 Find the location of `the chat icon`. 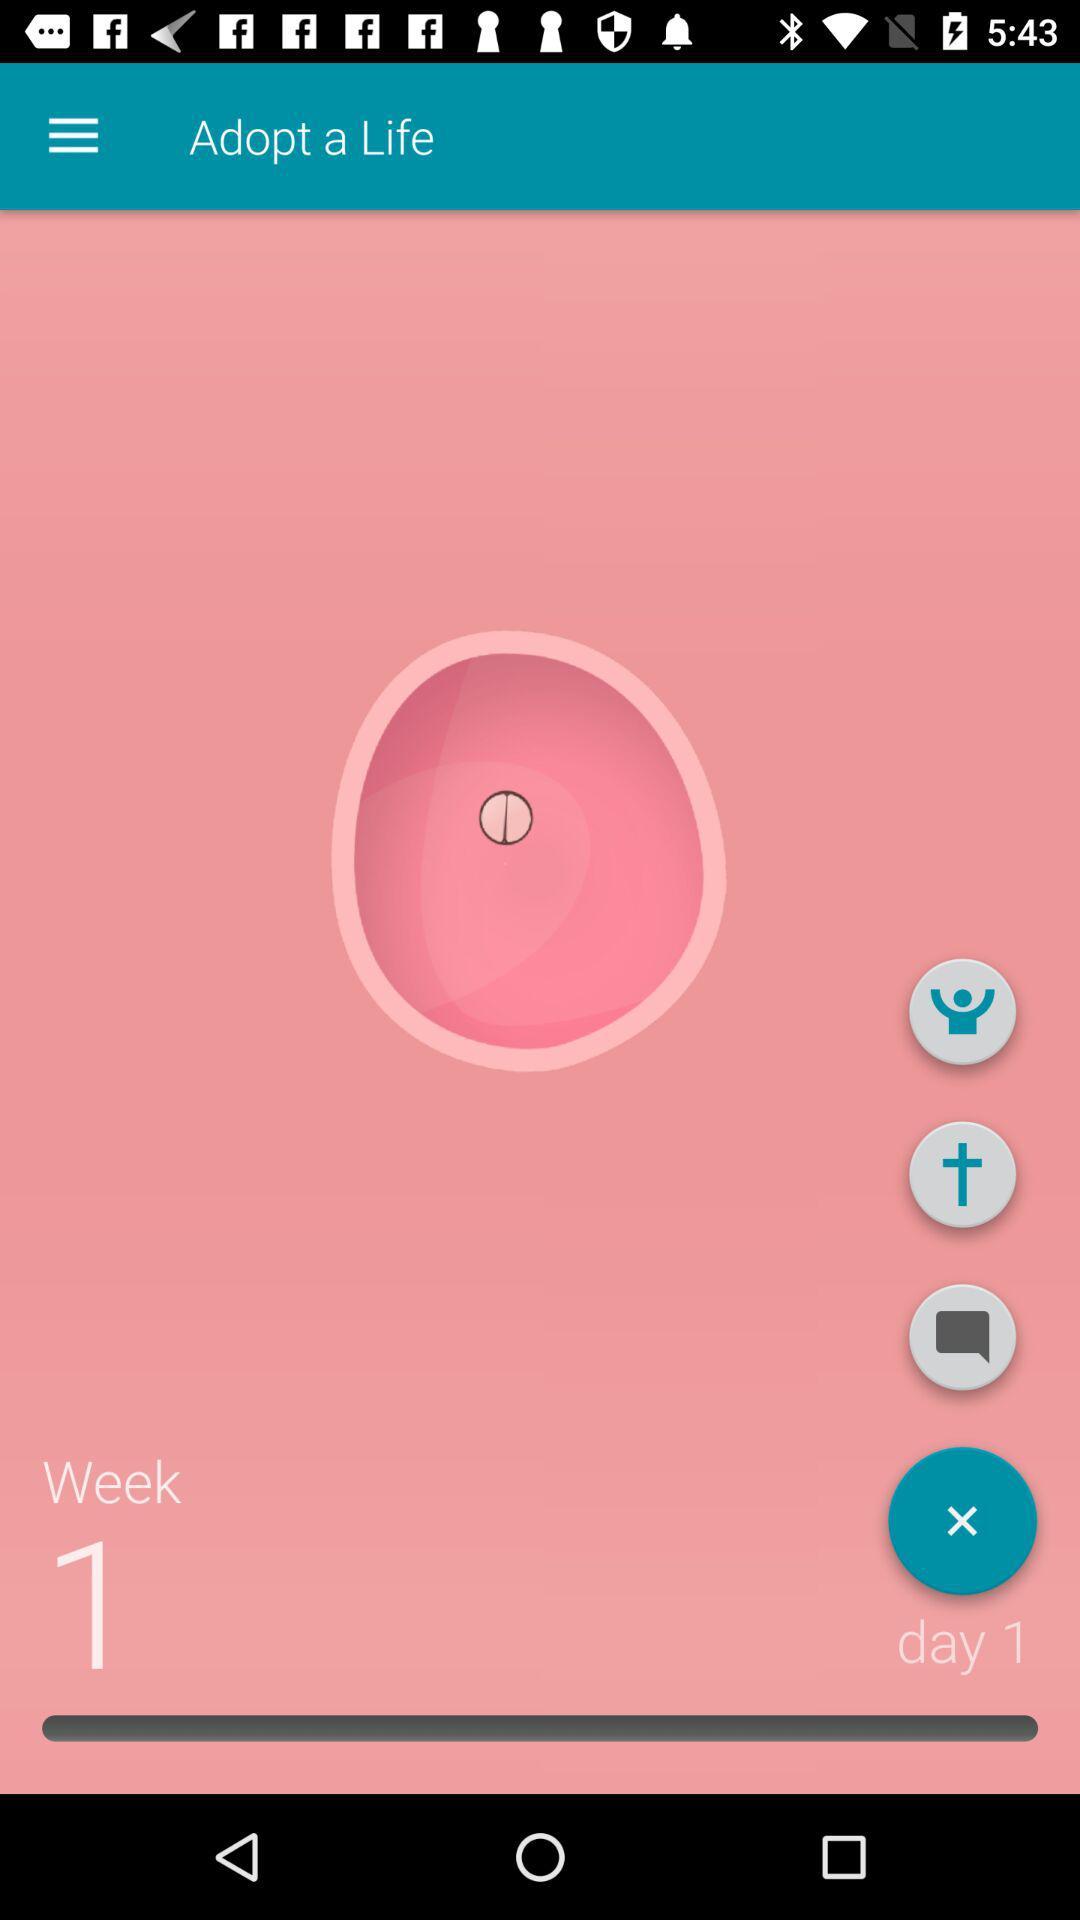

the chat icon is located at coordinates (961, 1345).